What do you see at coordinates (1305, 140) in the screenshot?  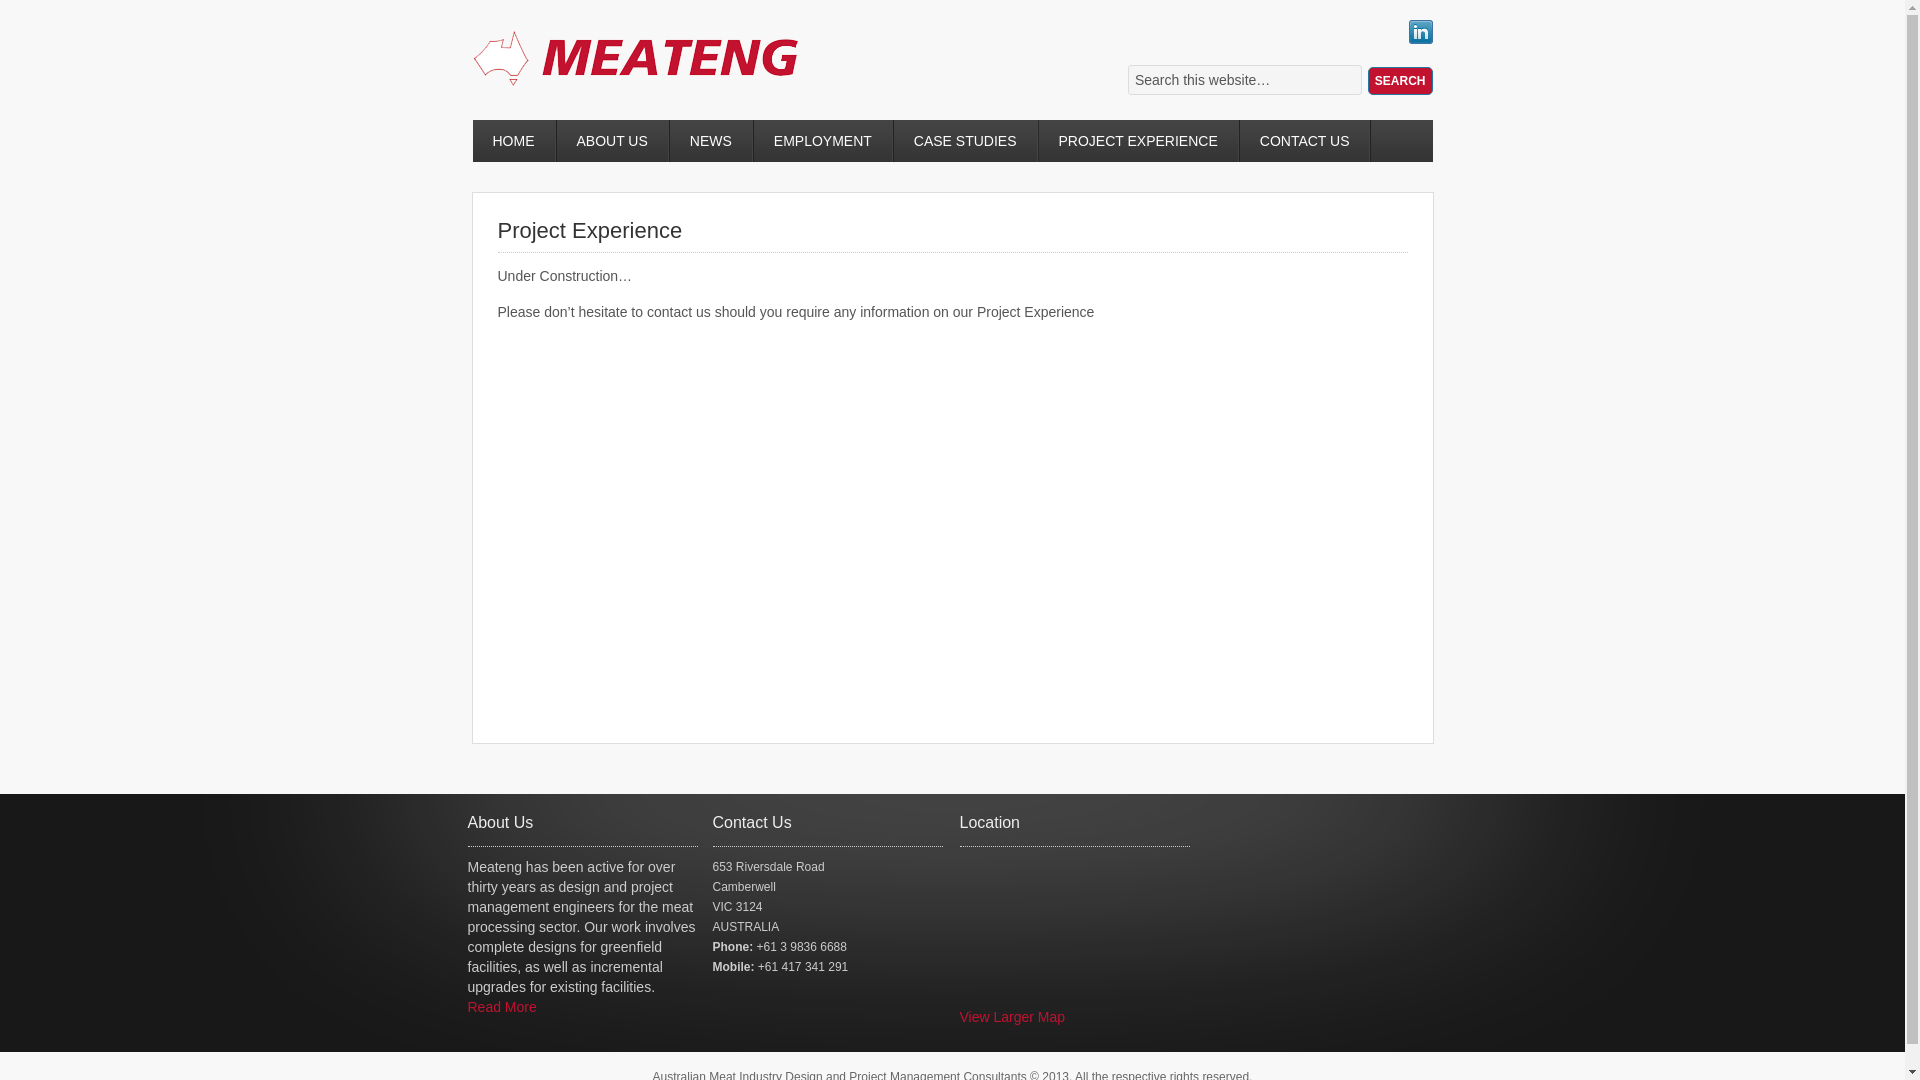 I see `'CONTACT US'` at bounding box center [1305, 140].